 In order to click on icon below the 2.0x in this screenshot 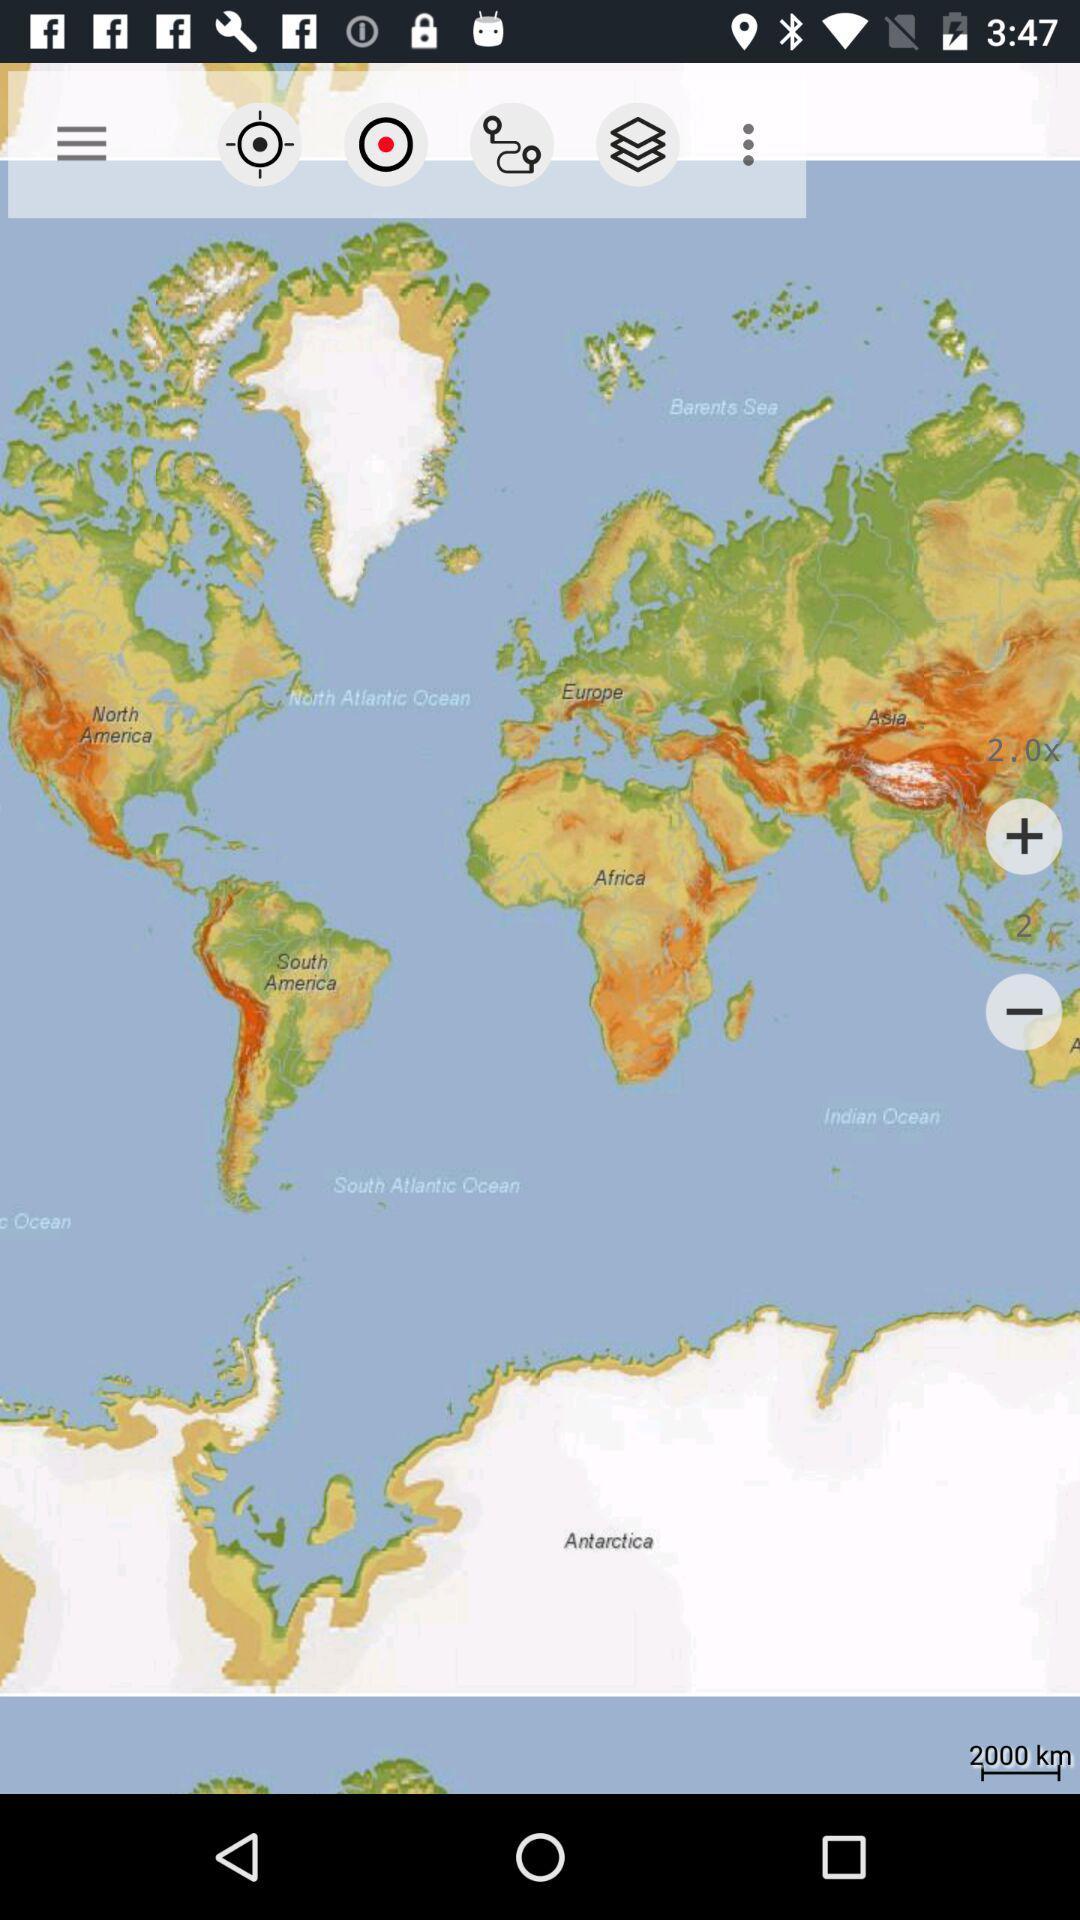, I will do `click(1024, 836)`.